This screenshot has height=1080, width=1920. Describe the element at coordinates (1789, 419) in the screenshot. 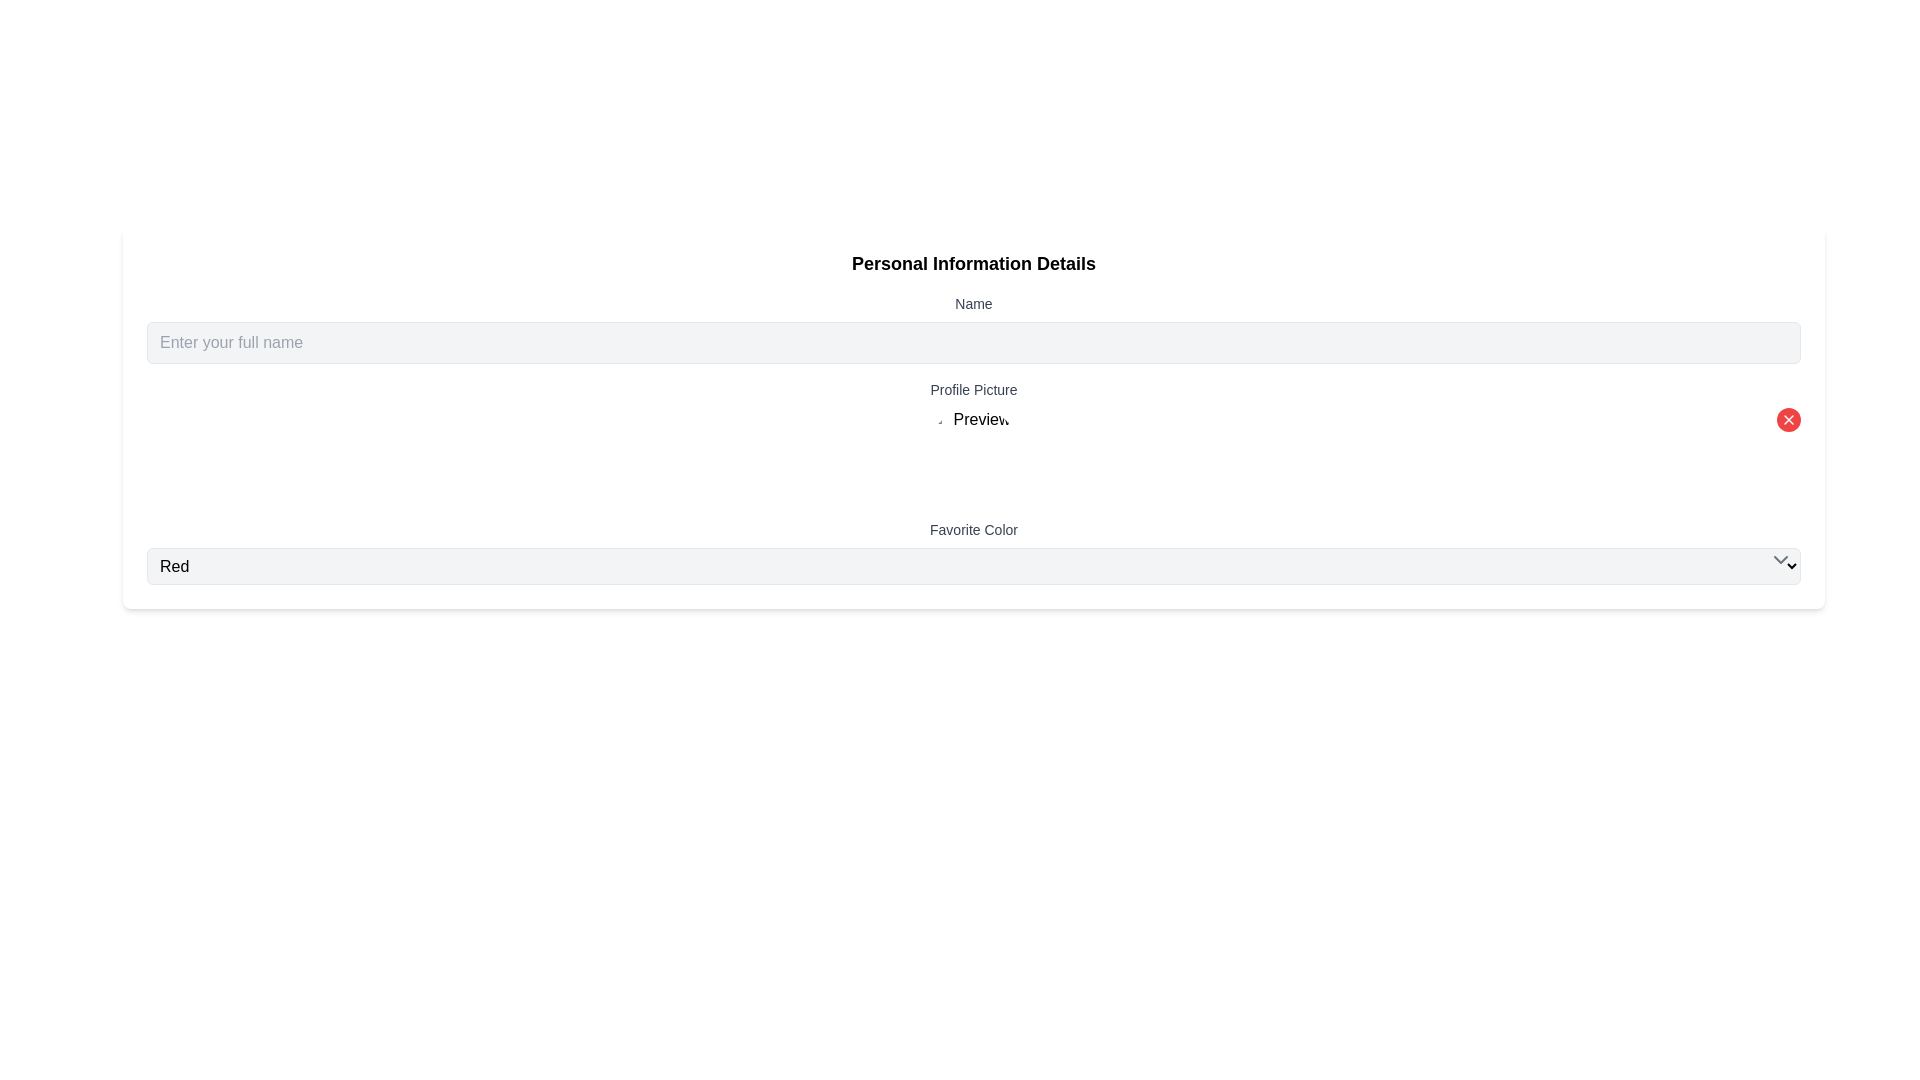

I see `the small 'X' icon, which resembles a close button, located in the top-right section of the 'Profile Picture' input field` at that location.